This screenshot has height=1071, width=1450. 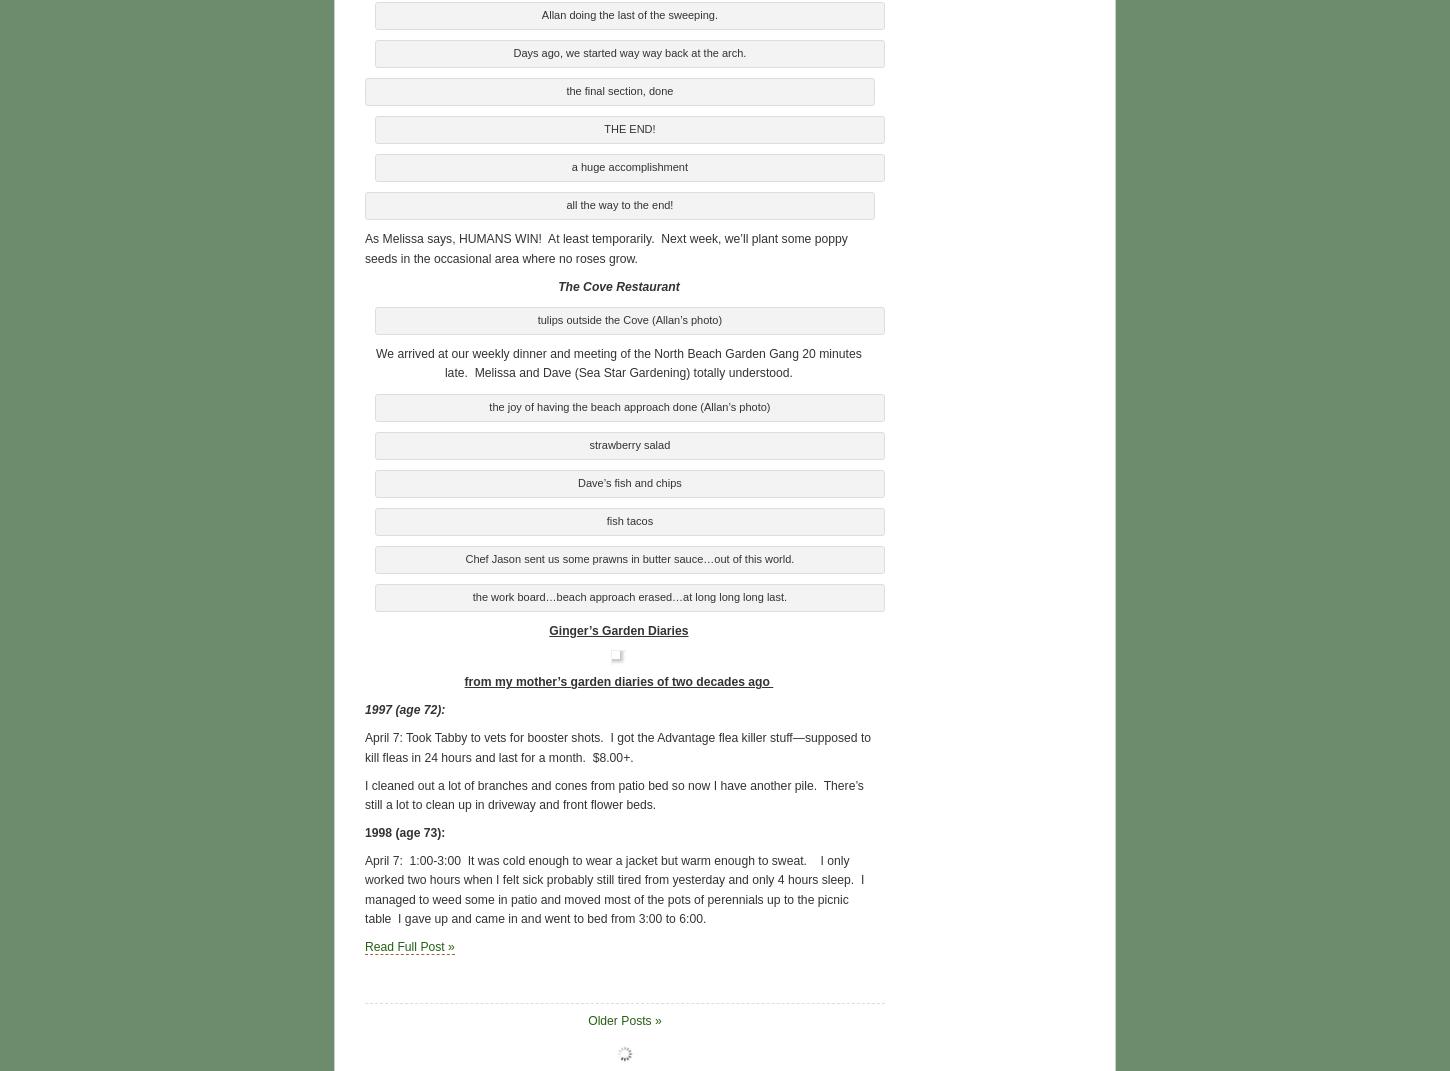 I want to click on '1998 (age 73):', so click(x=363, y=829).